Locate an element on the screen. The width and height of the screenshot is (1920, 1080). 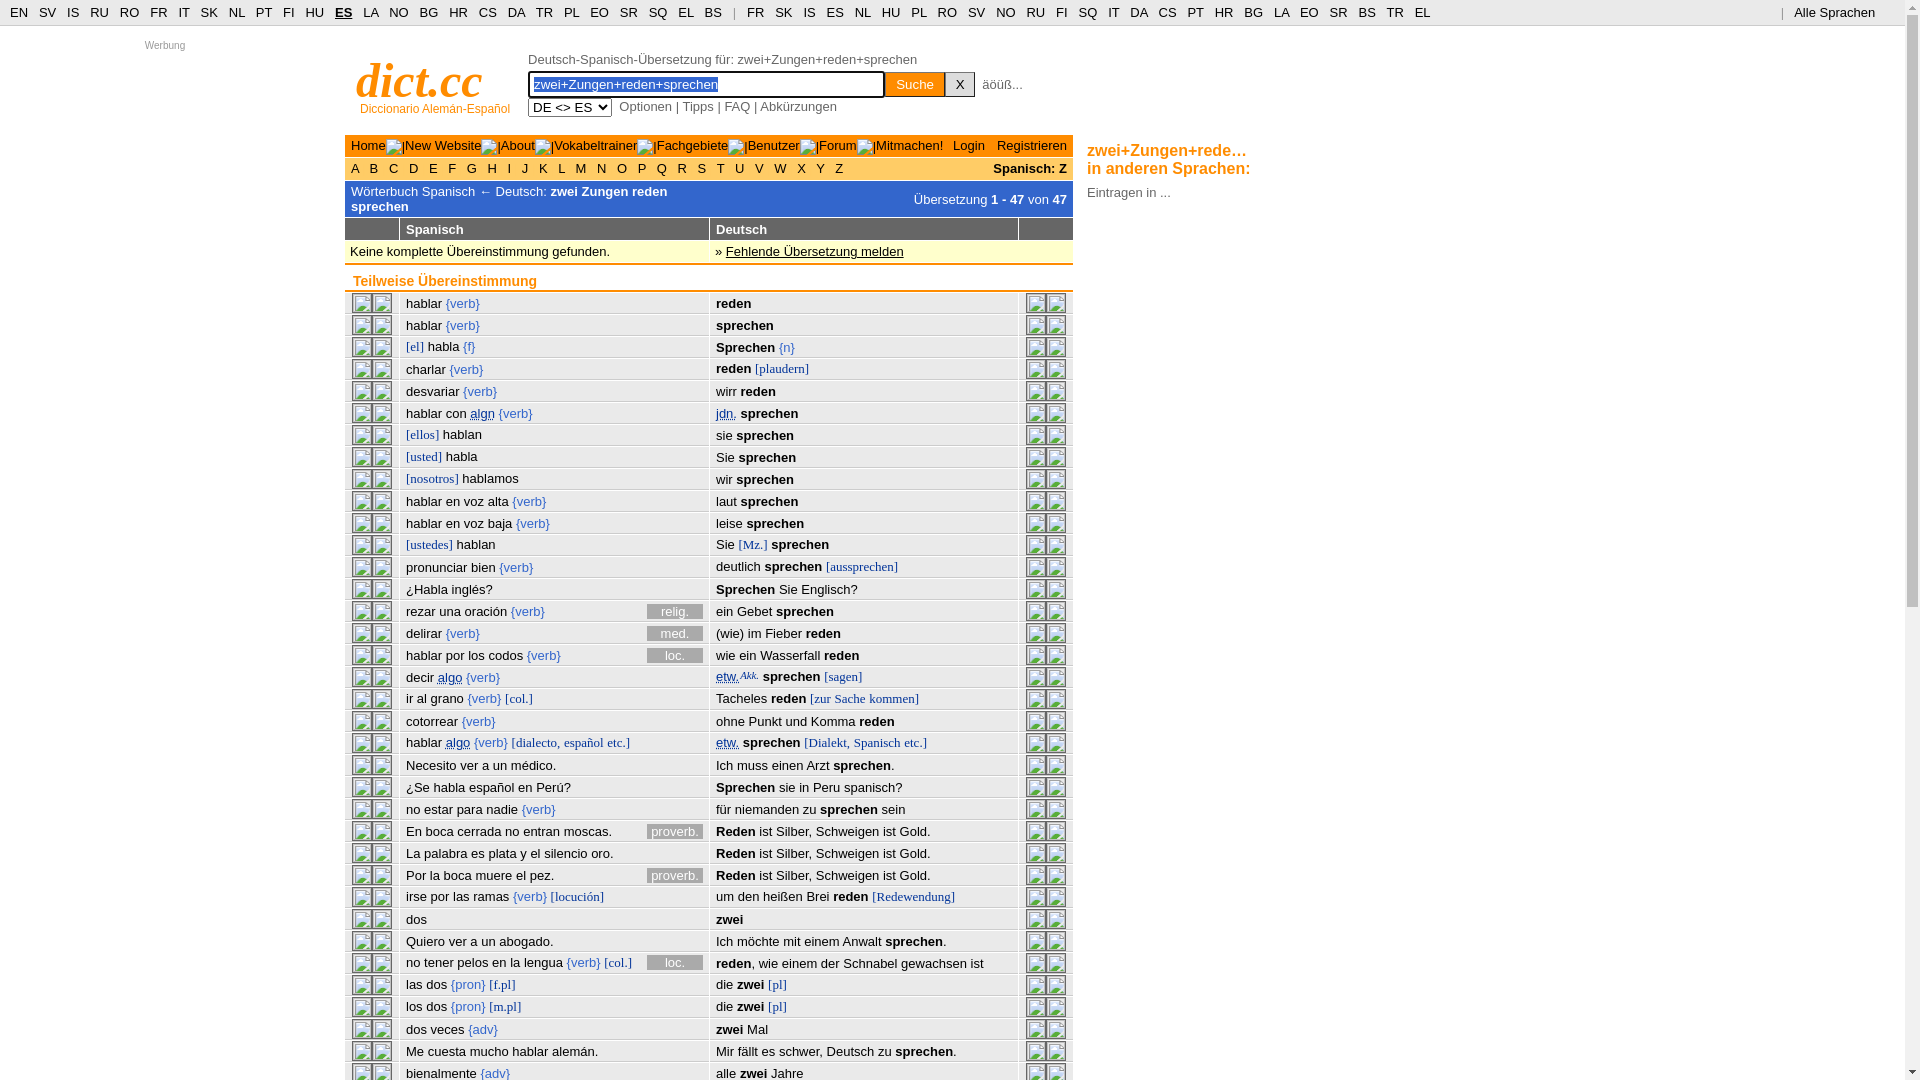
'I' is located at coordinates (504, 167).